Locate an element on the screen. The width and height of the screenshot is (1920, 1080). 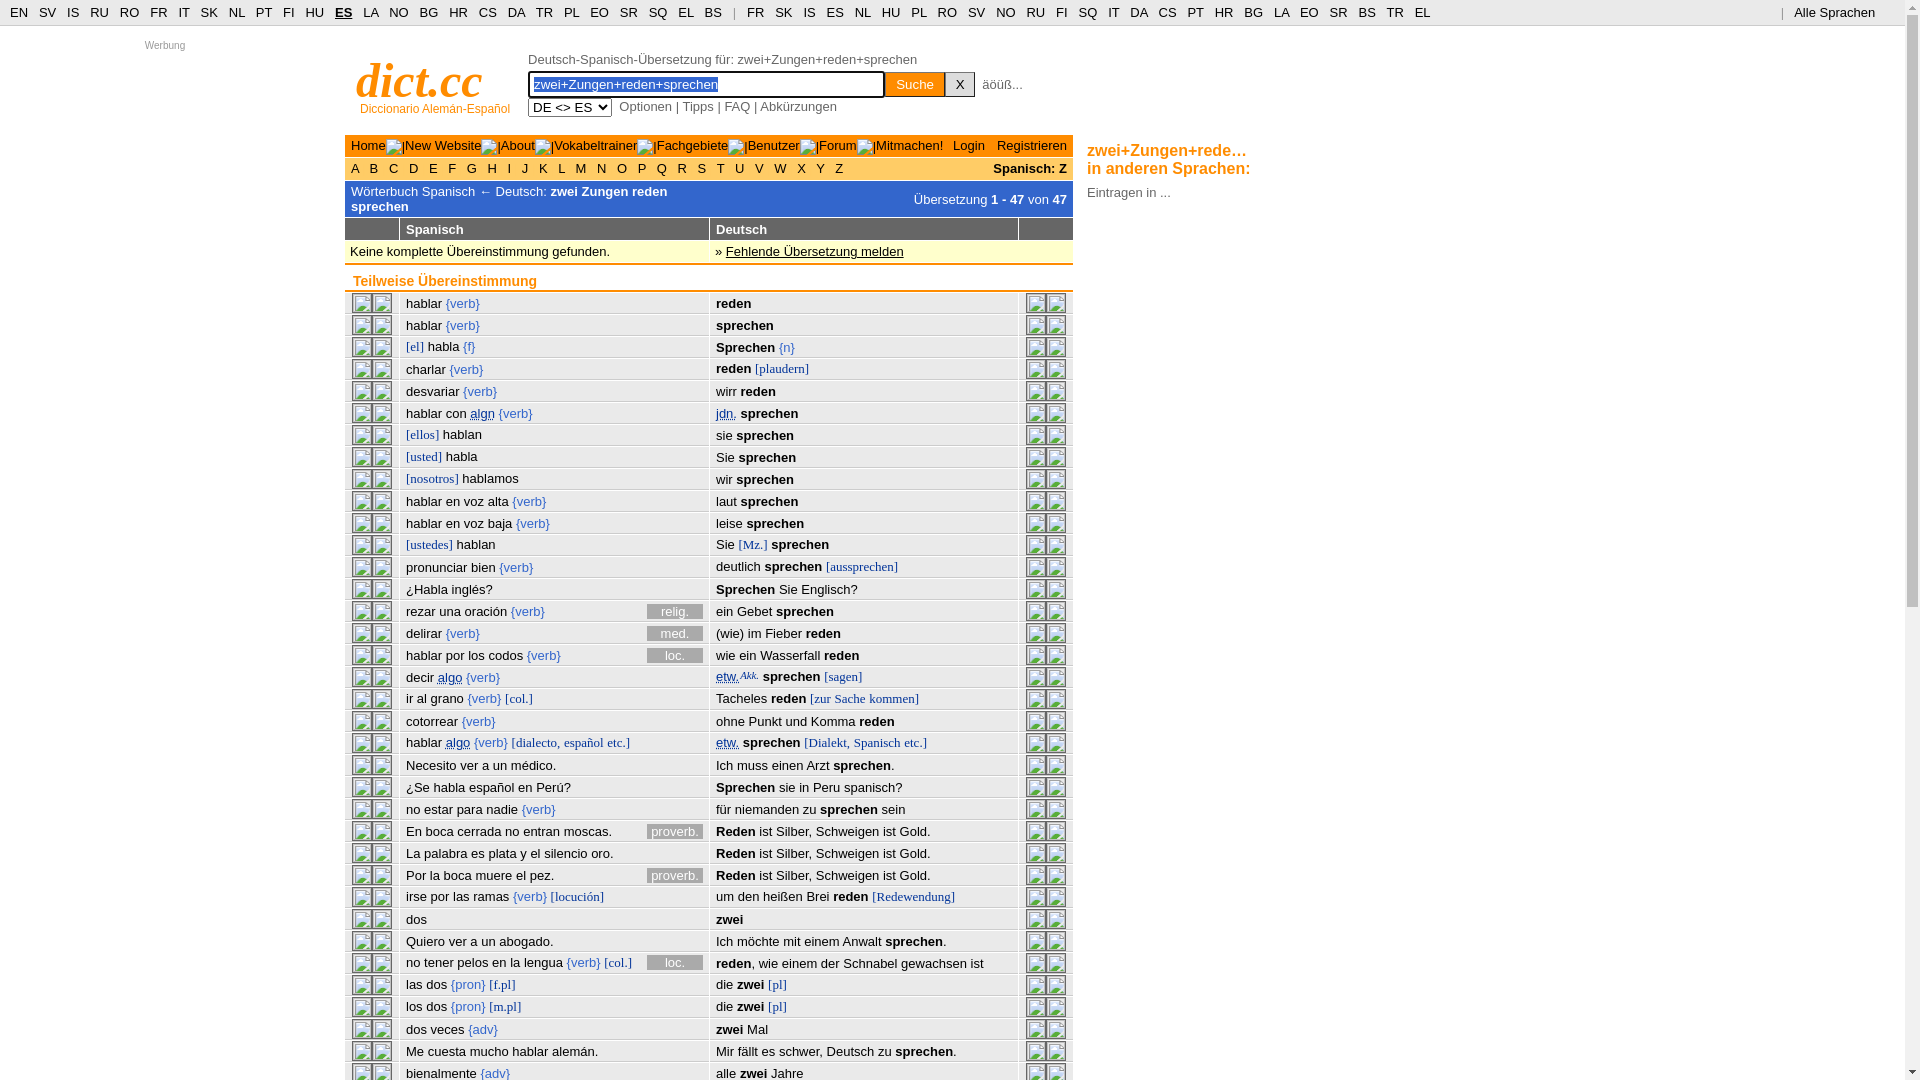
'I' is located at coordinates (504, 167).